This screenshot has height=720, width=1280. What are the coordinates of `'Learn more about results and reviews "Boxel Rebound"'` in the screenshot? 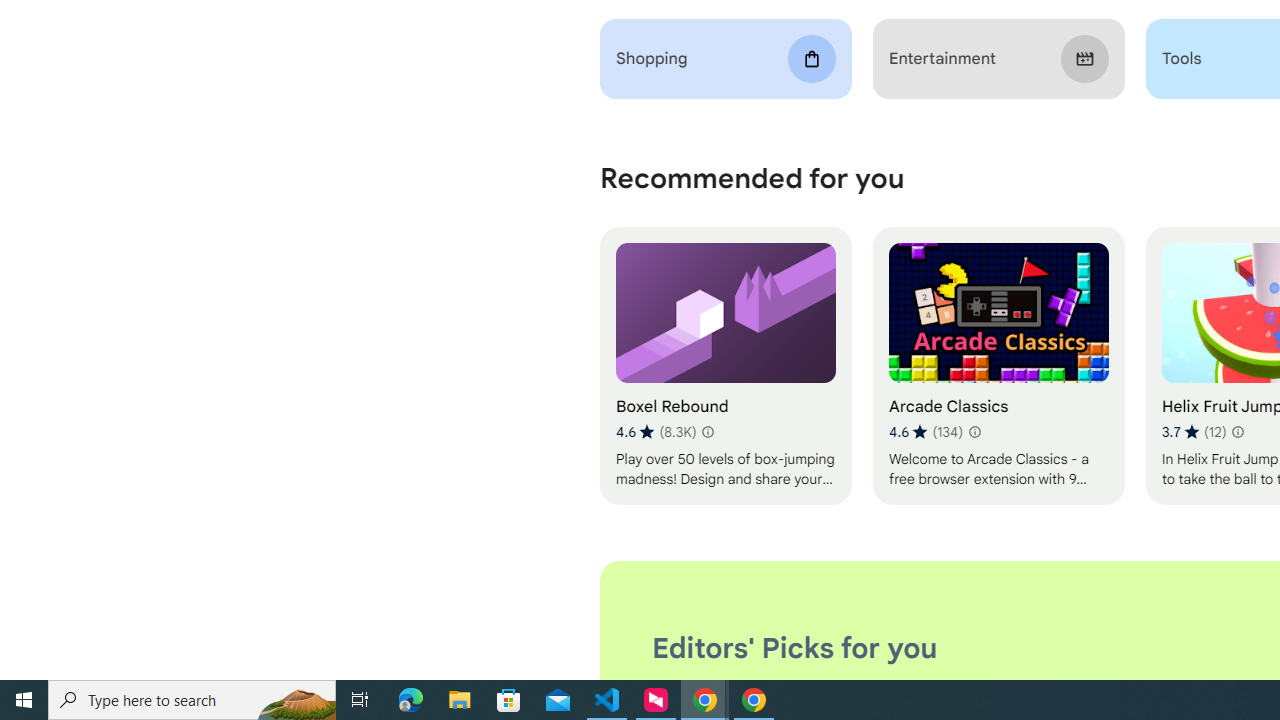 It's located at (707, 431).